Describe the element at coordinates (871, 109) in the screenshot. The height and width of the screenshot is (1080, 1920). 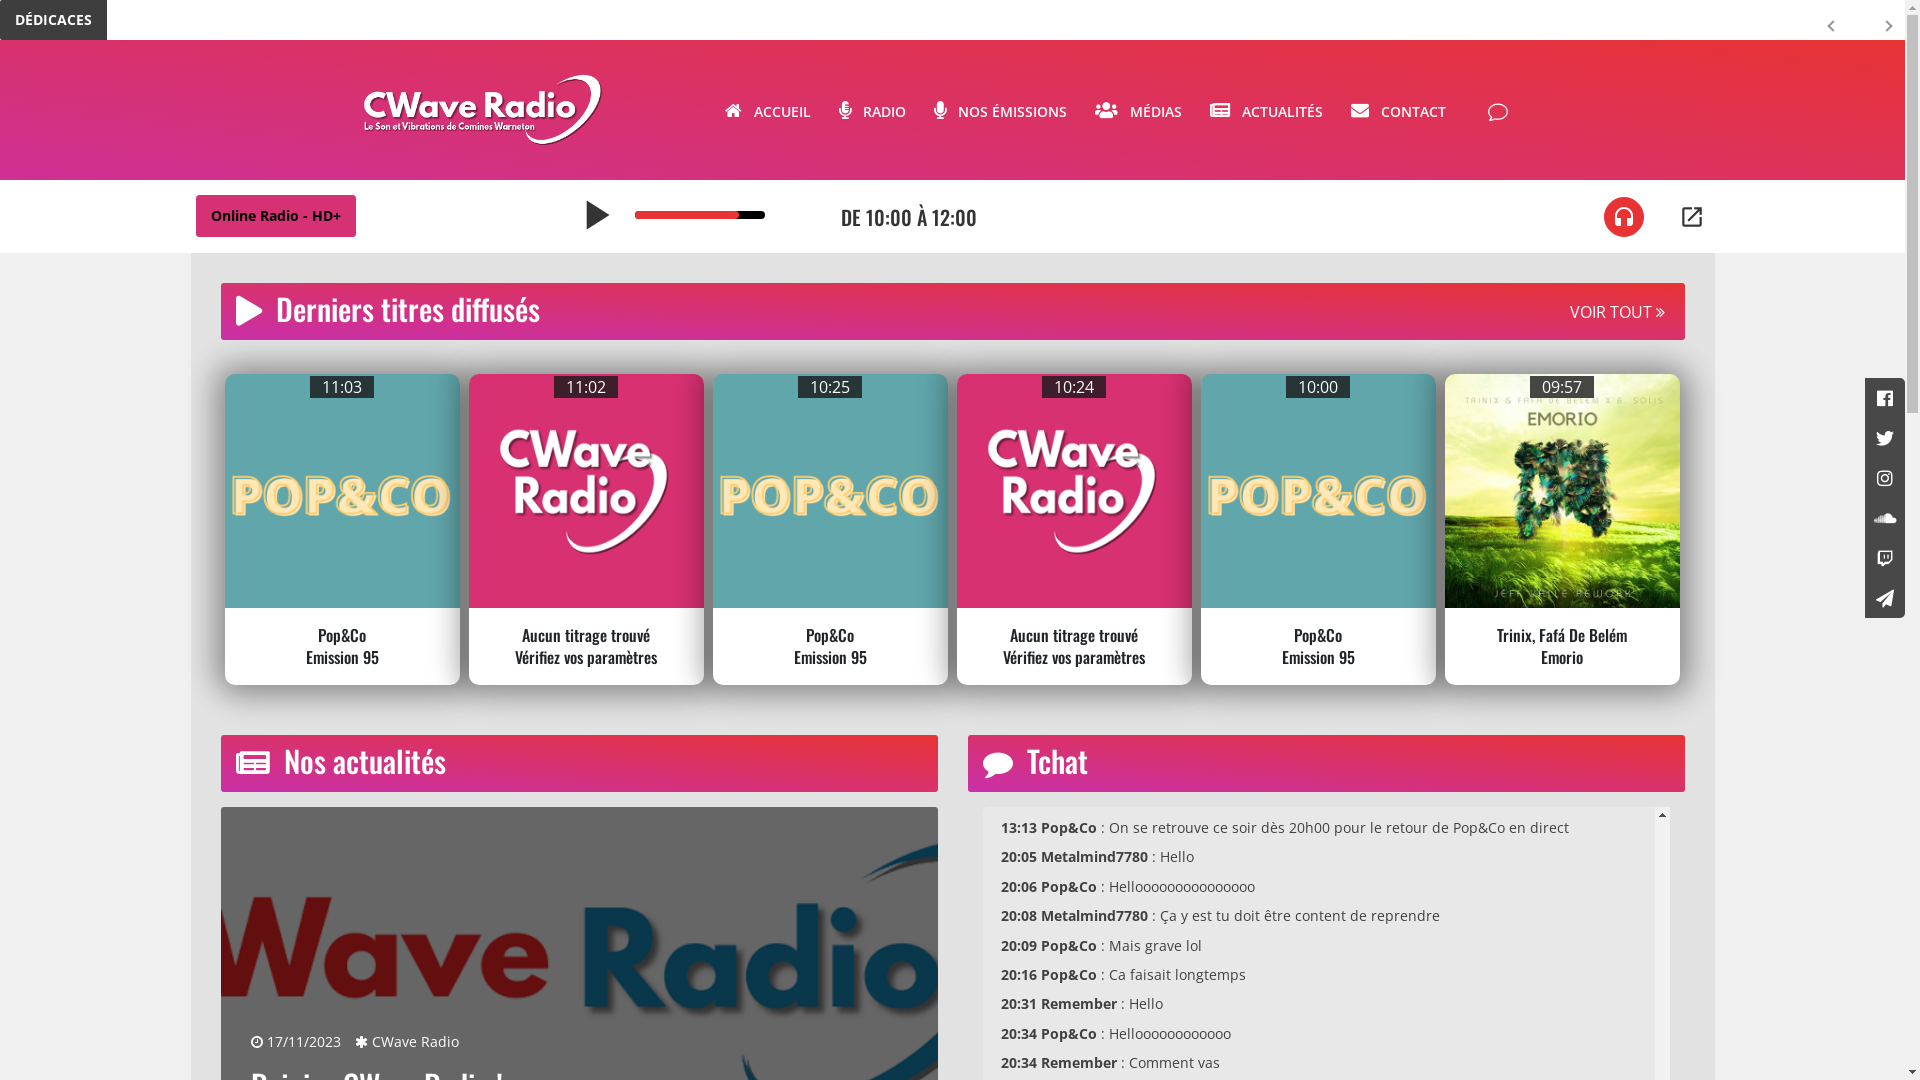
I see `'  RADIO'` at that location.